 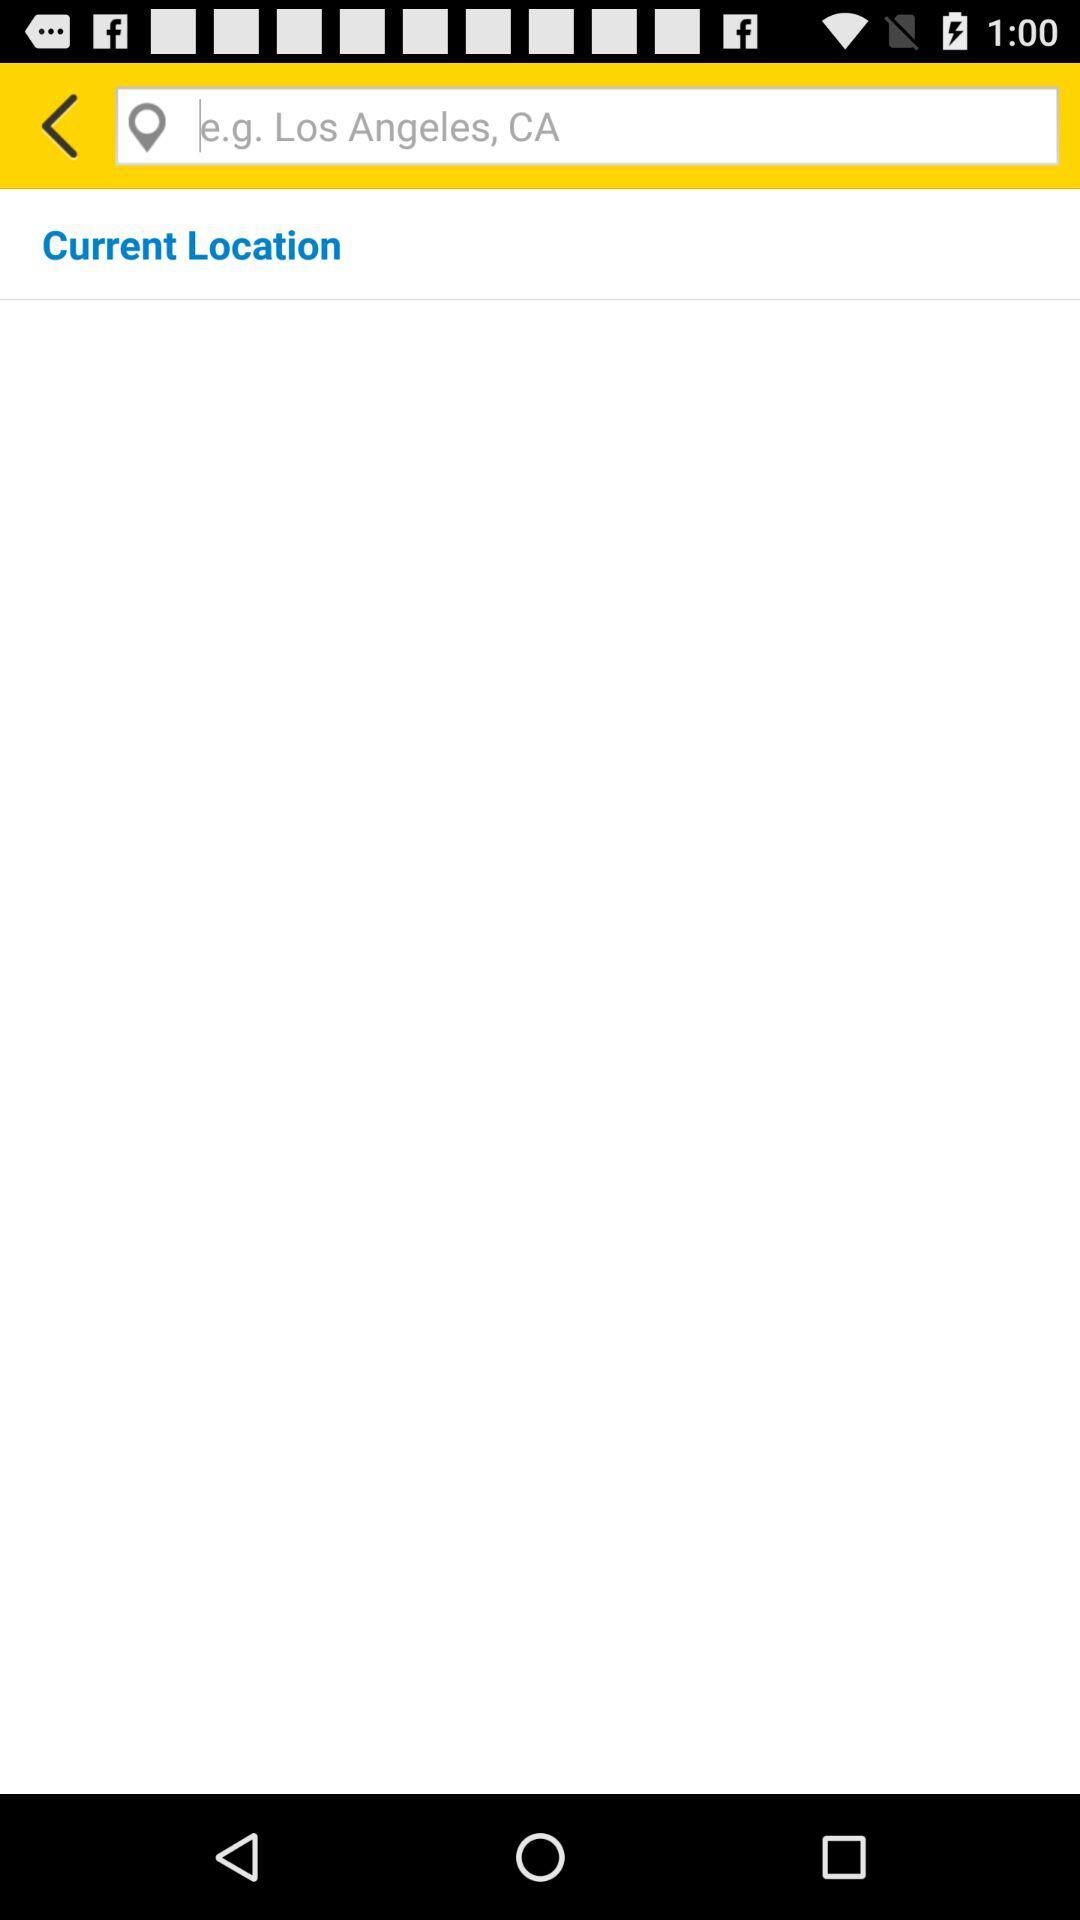 What do you see at coordinates (56, 124) in the screenshot?
I see `a button for going back` at bounding box center [56, 124].